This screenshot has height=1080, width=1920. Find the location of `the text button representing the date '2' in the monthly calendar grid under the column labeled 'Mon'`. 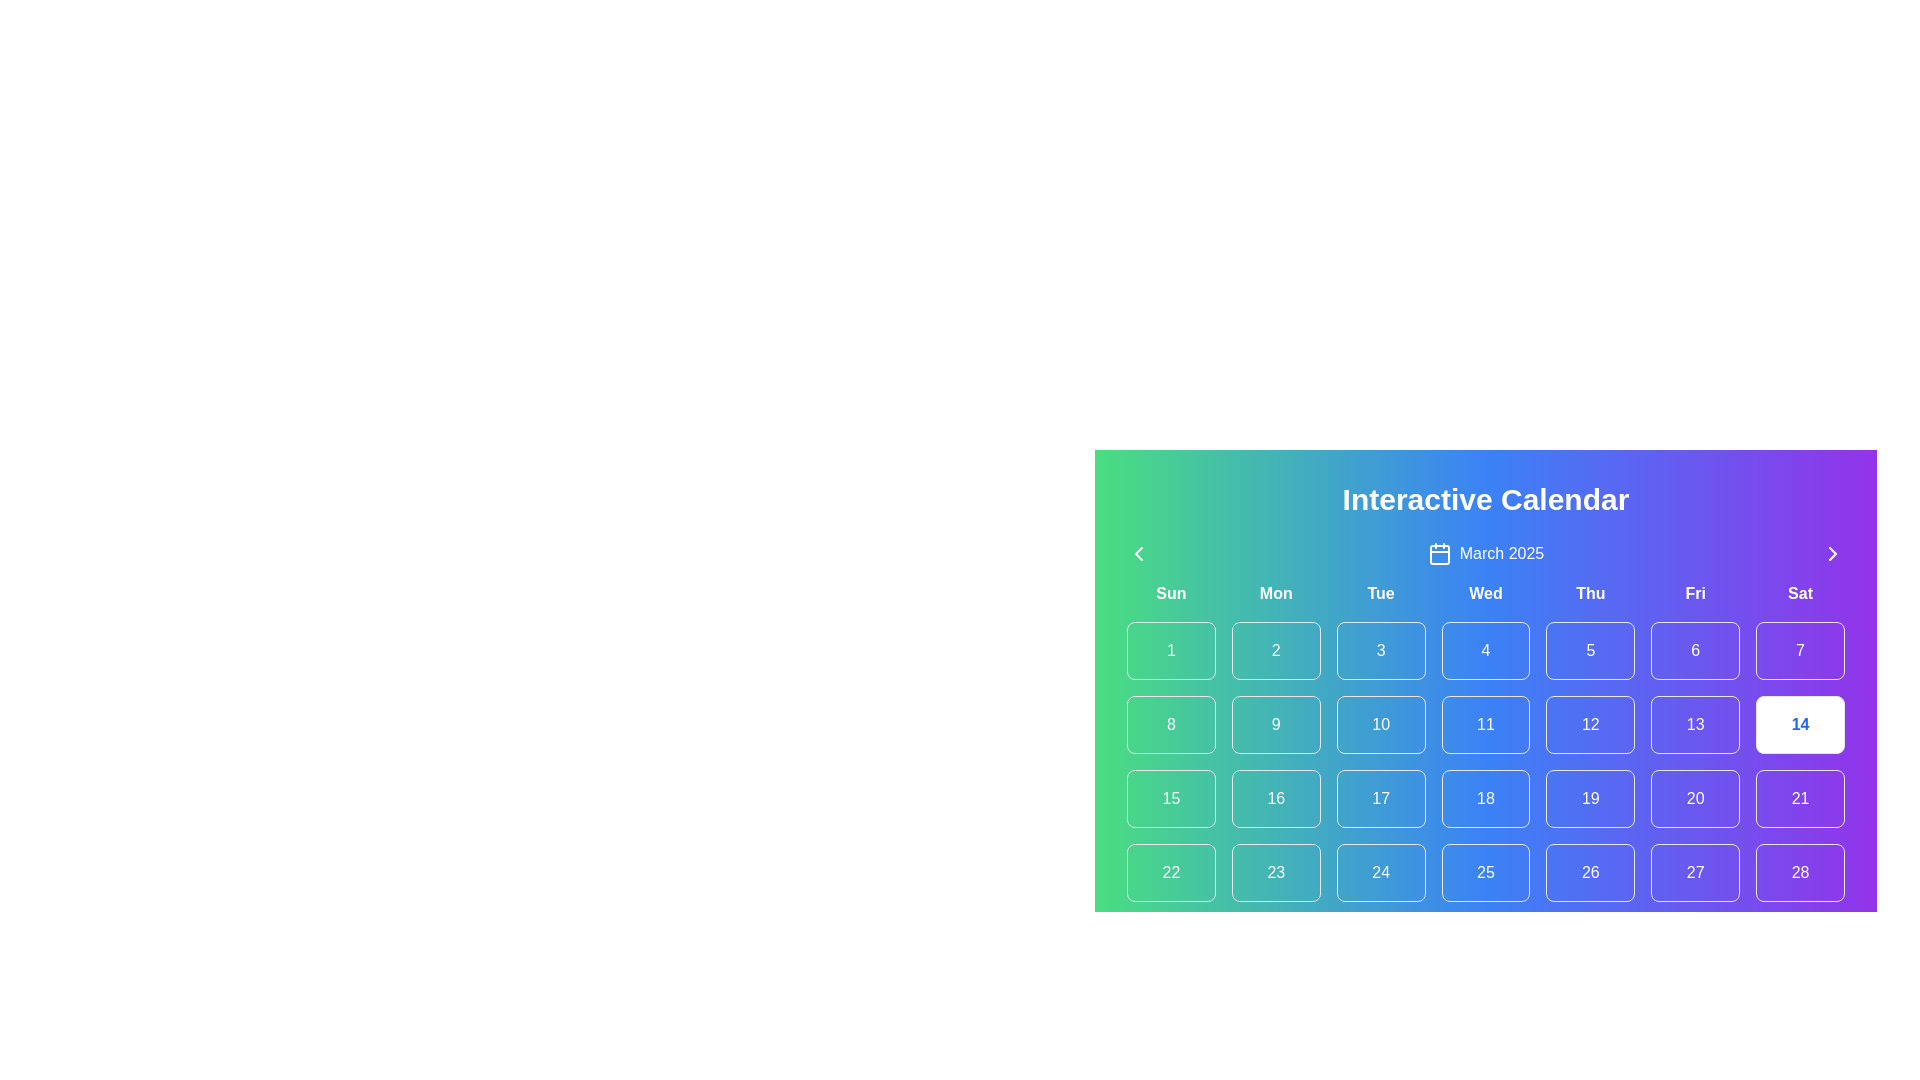

the text button representing the date '2' in the monthly calendar grid under the column labeled 'Mon' is located at coordinates (1275, 651).